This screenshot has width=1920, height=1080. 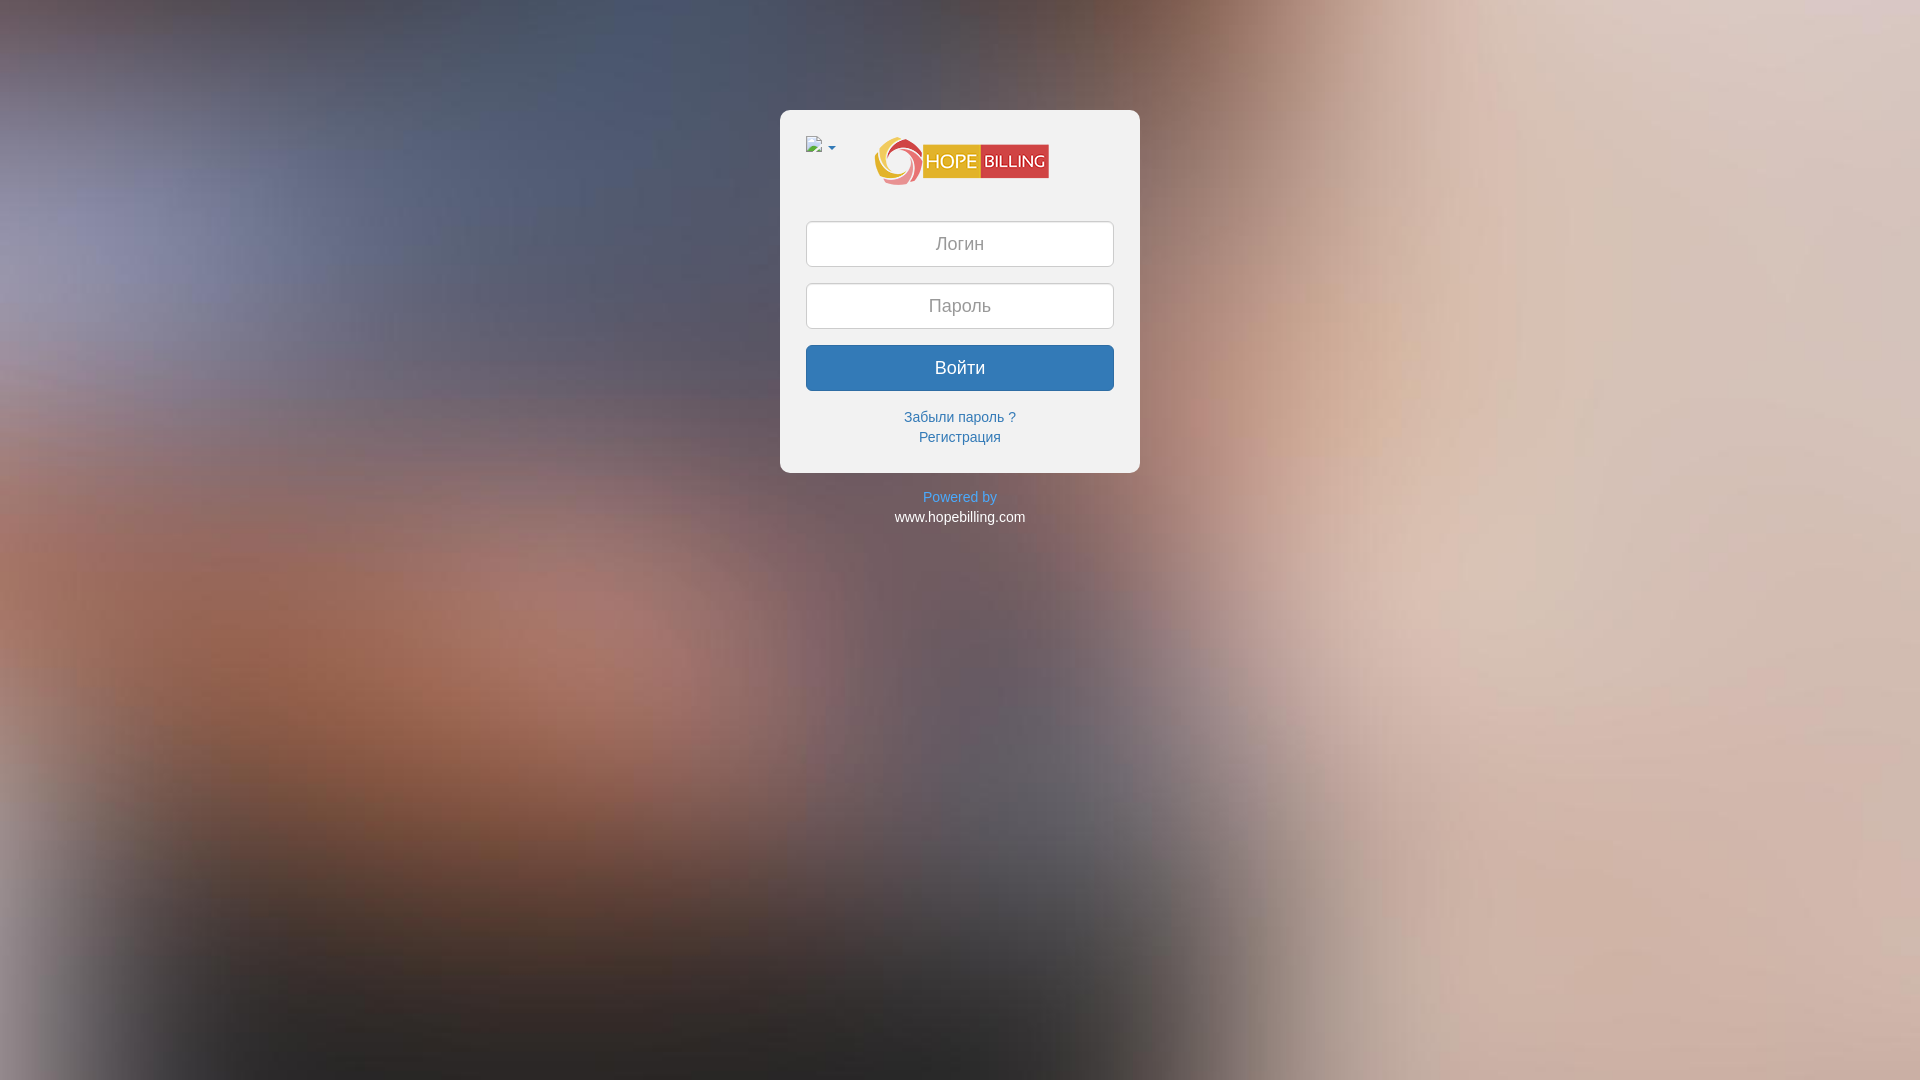 I want to click on 'www.hopebilling.com', so click(x=960, y=515).